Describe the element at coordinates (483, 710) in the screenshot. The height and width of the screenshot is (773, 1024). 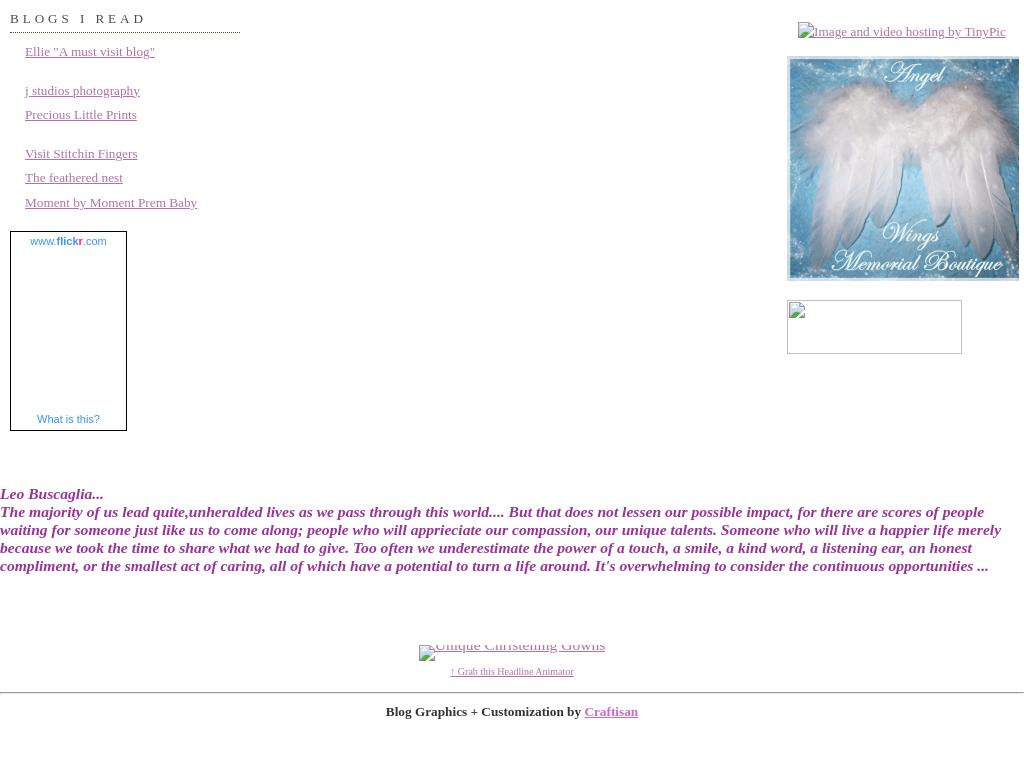
I see `'Blog Graphics + Customization by'` at that location.